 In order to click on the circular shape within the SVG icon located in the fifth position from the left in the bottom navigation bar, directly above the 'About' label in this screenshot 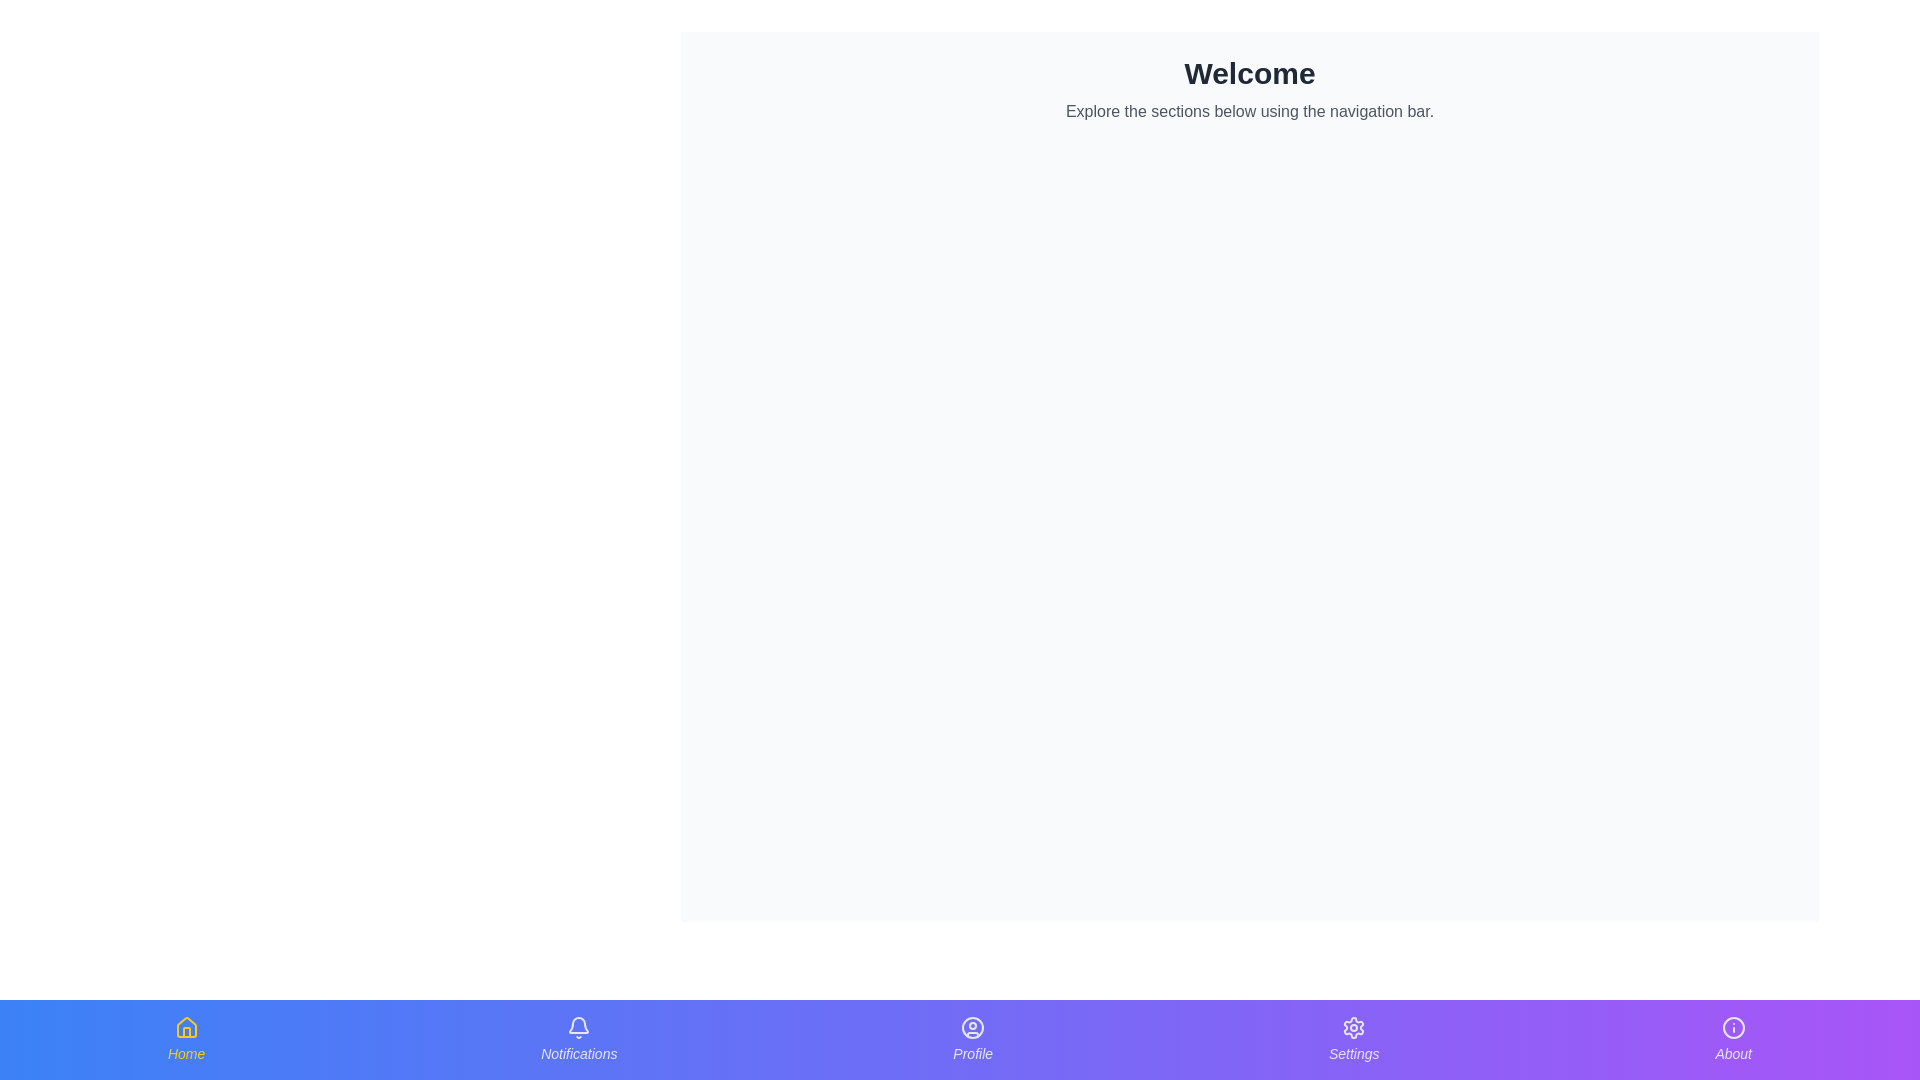, I will do `click(1732, 1028)`.